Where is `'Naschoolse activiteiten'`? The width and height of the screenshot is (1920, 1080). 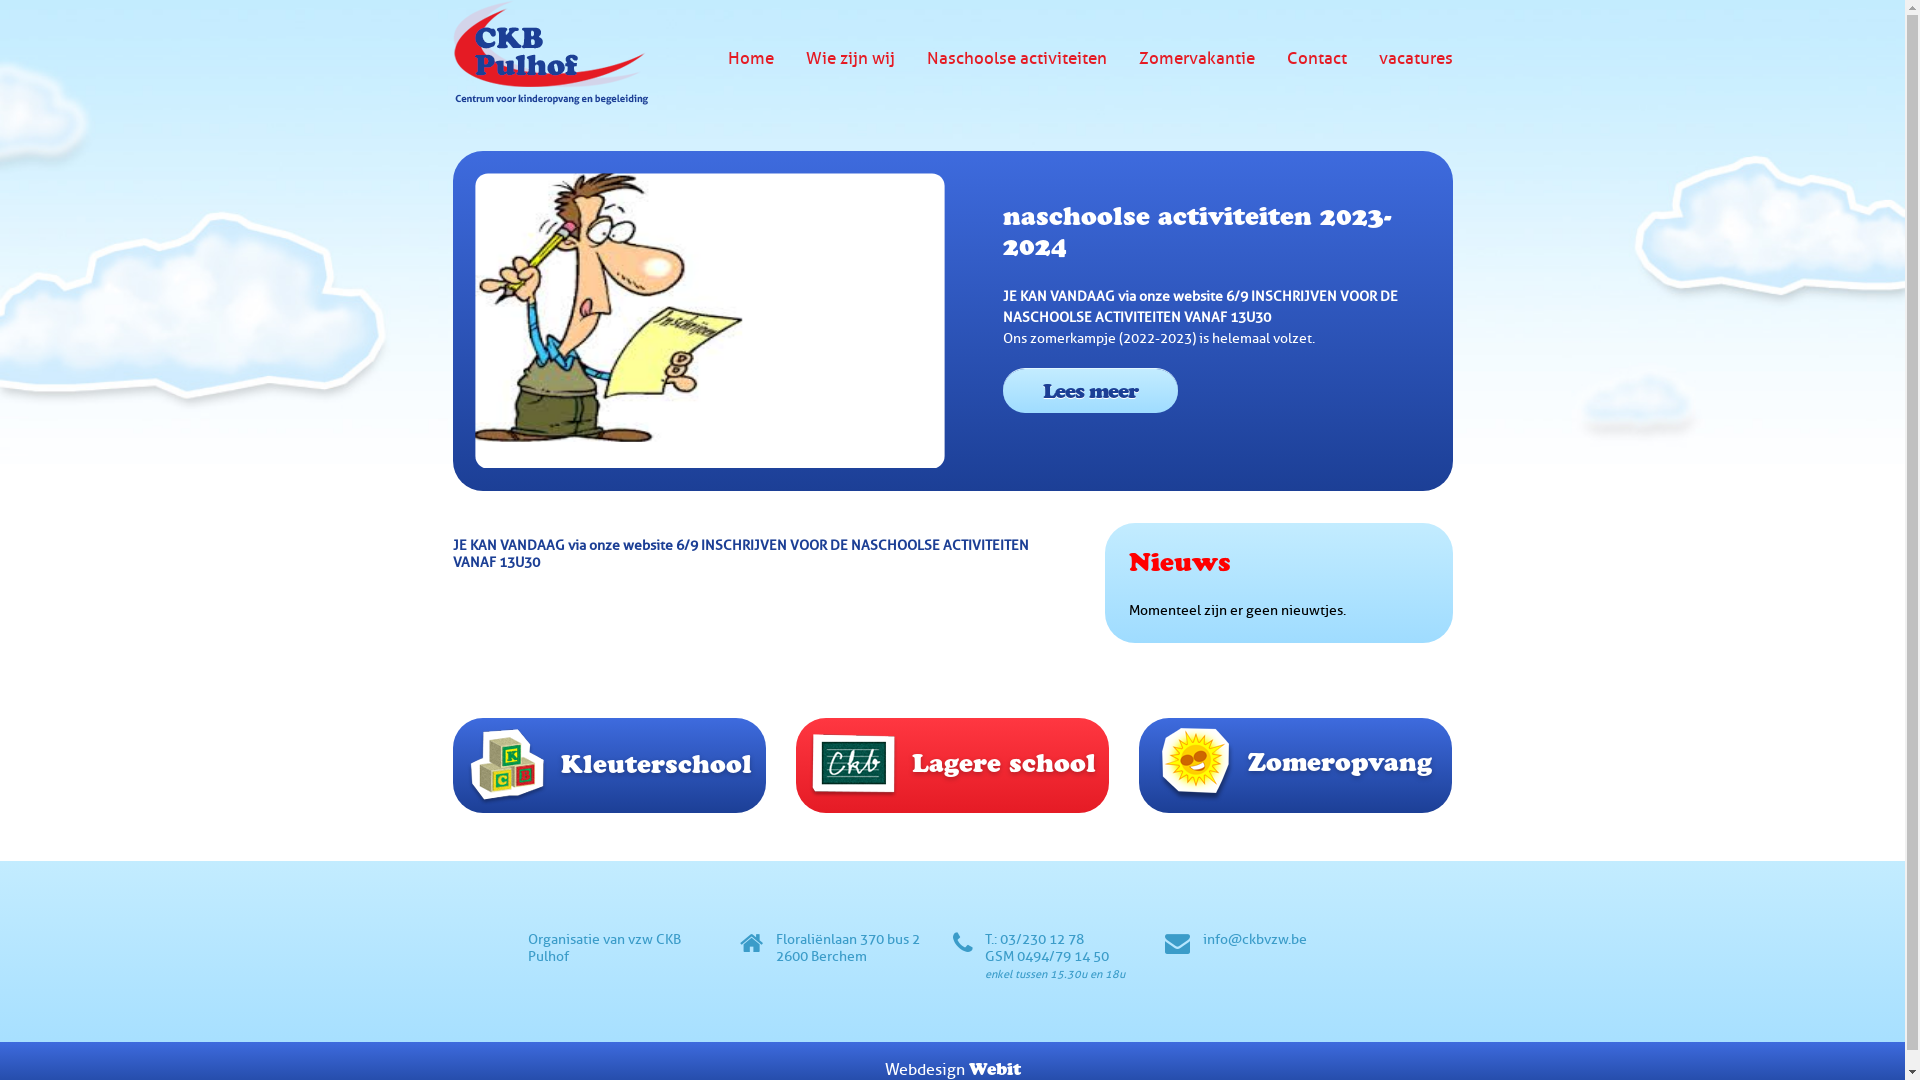 'Naschoolse activiteiten' is located at coordinates (1016, 57).